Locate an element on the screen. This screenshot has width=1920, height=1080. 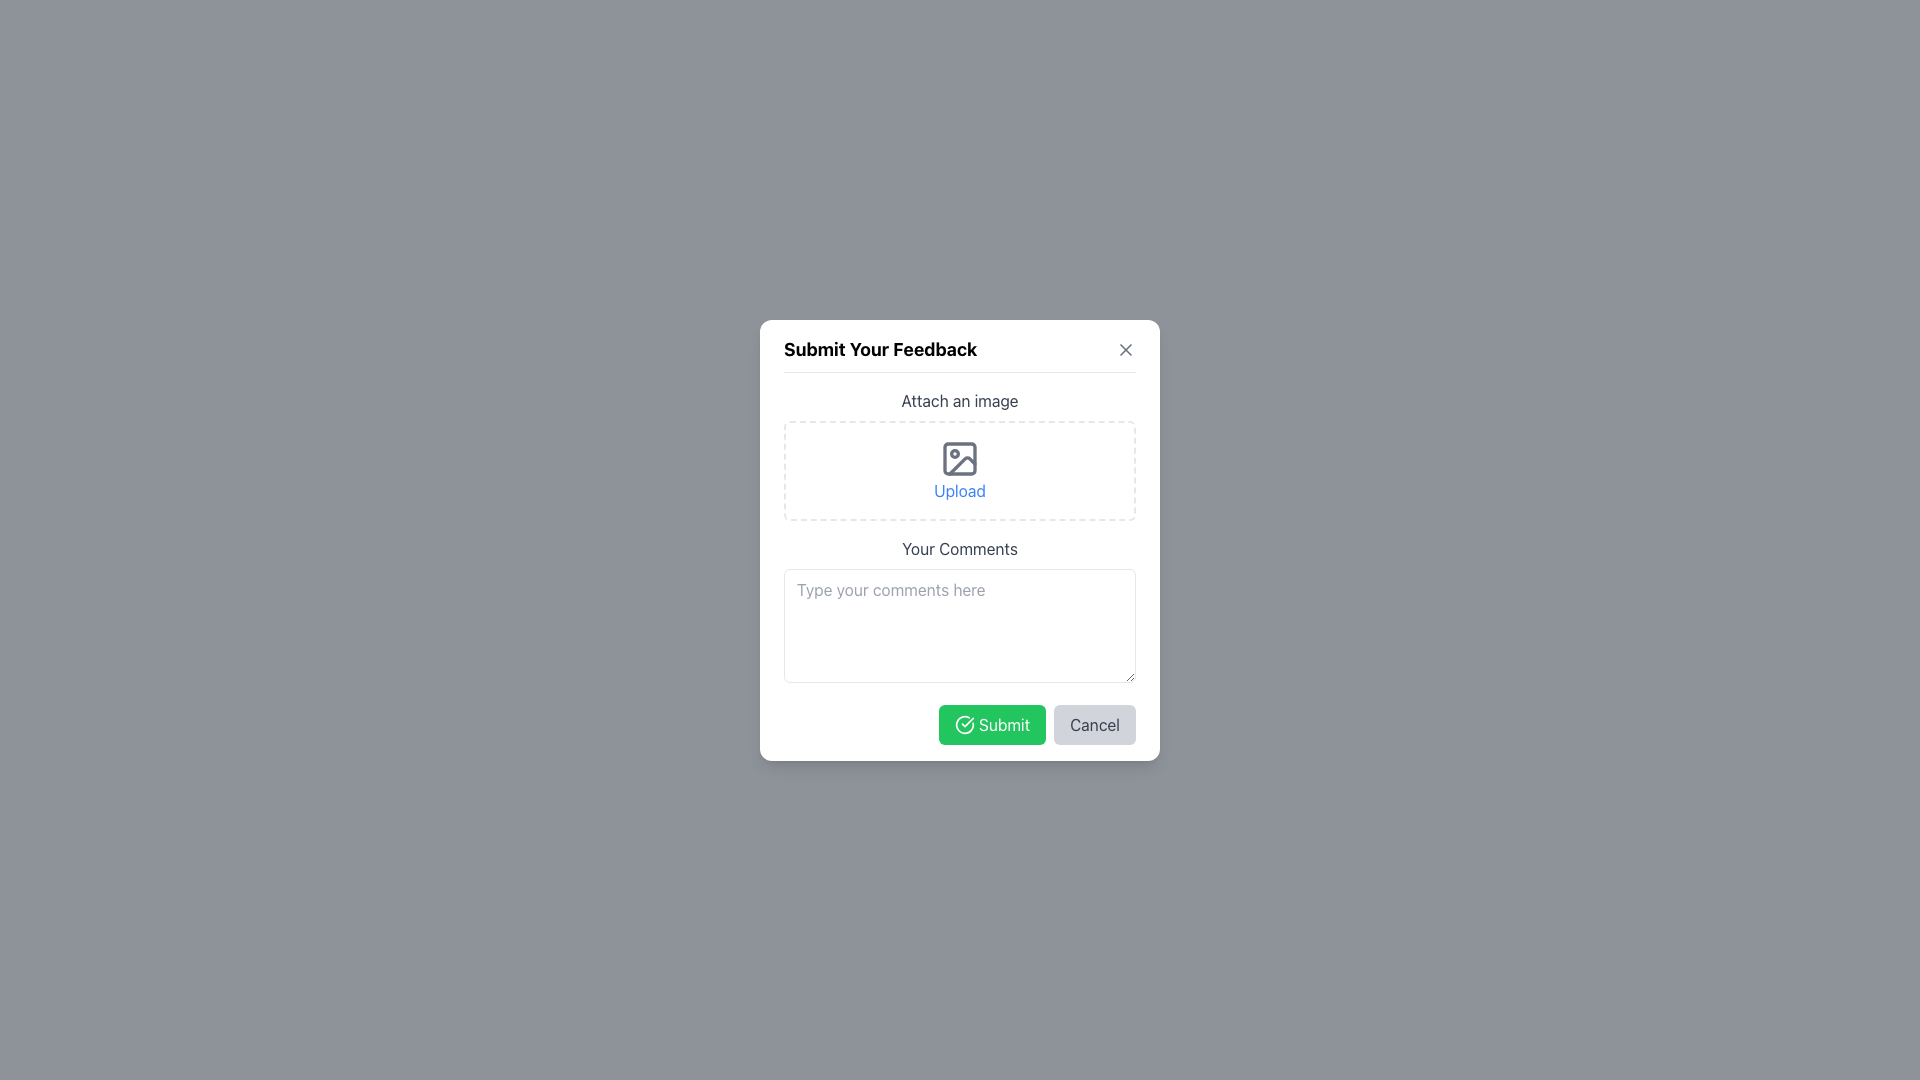
the checkmark icon with a circular border, which is styled in white on a green background, located to the left of the 'Submit' label in the green rectangular button at the bottom left of the dialog box is located at coordinates (964, 724).